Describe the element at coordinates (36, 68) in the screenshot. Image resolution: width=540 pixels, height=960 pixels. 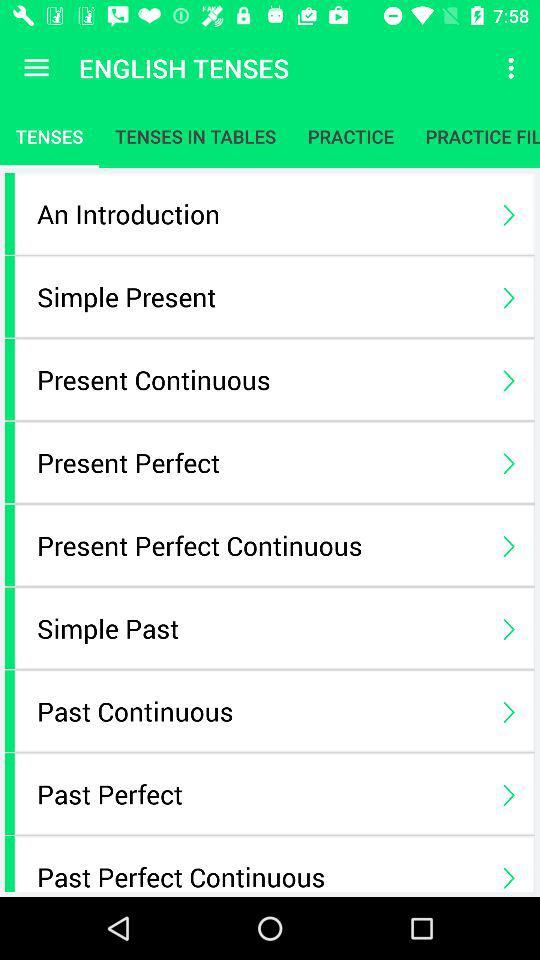
I see `app next to the english tenses icon` at that location.